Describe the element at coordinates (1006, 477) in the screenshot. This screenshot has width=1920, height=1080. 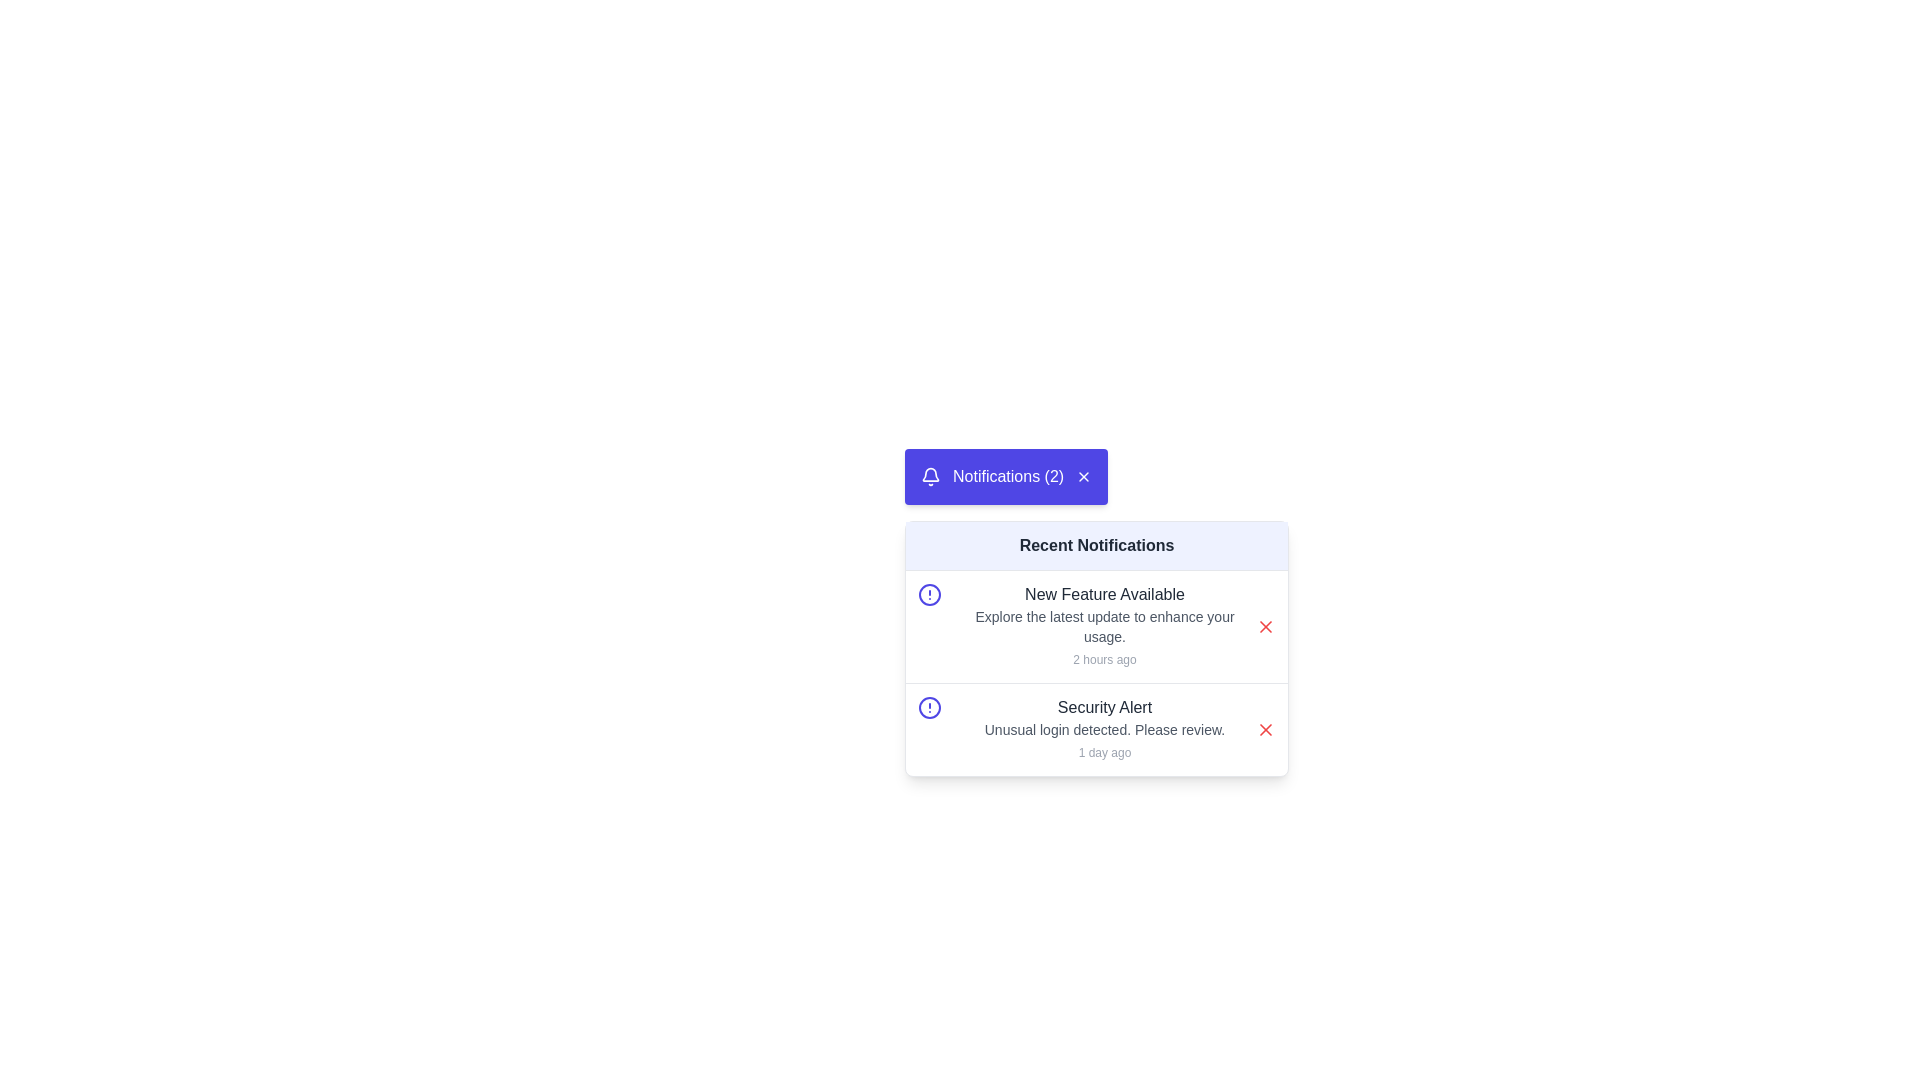
I see `the notification panel header to receive additional UI feedback regarding notifications and the close button` at that location.